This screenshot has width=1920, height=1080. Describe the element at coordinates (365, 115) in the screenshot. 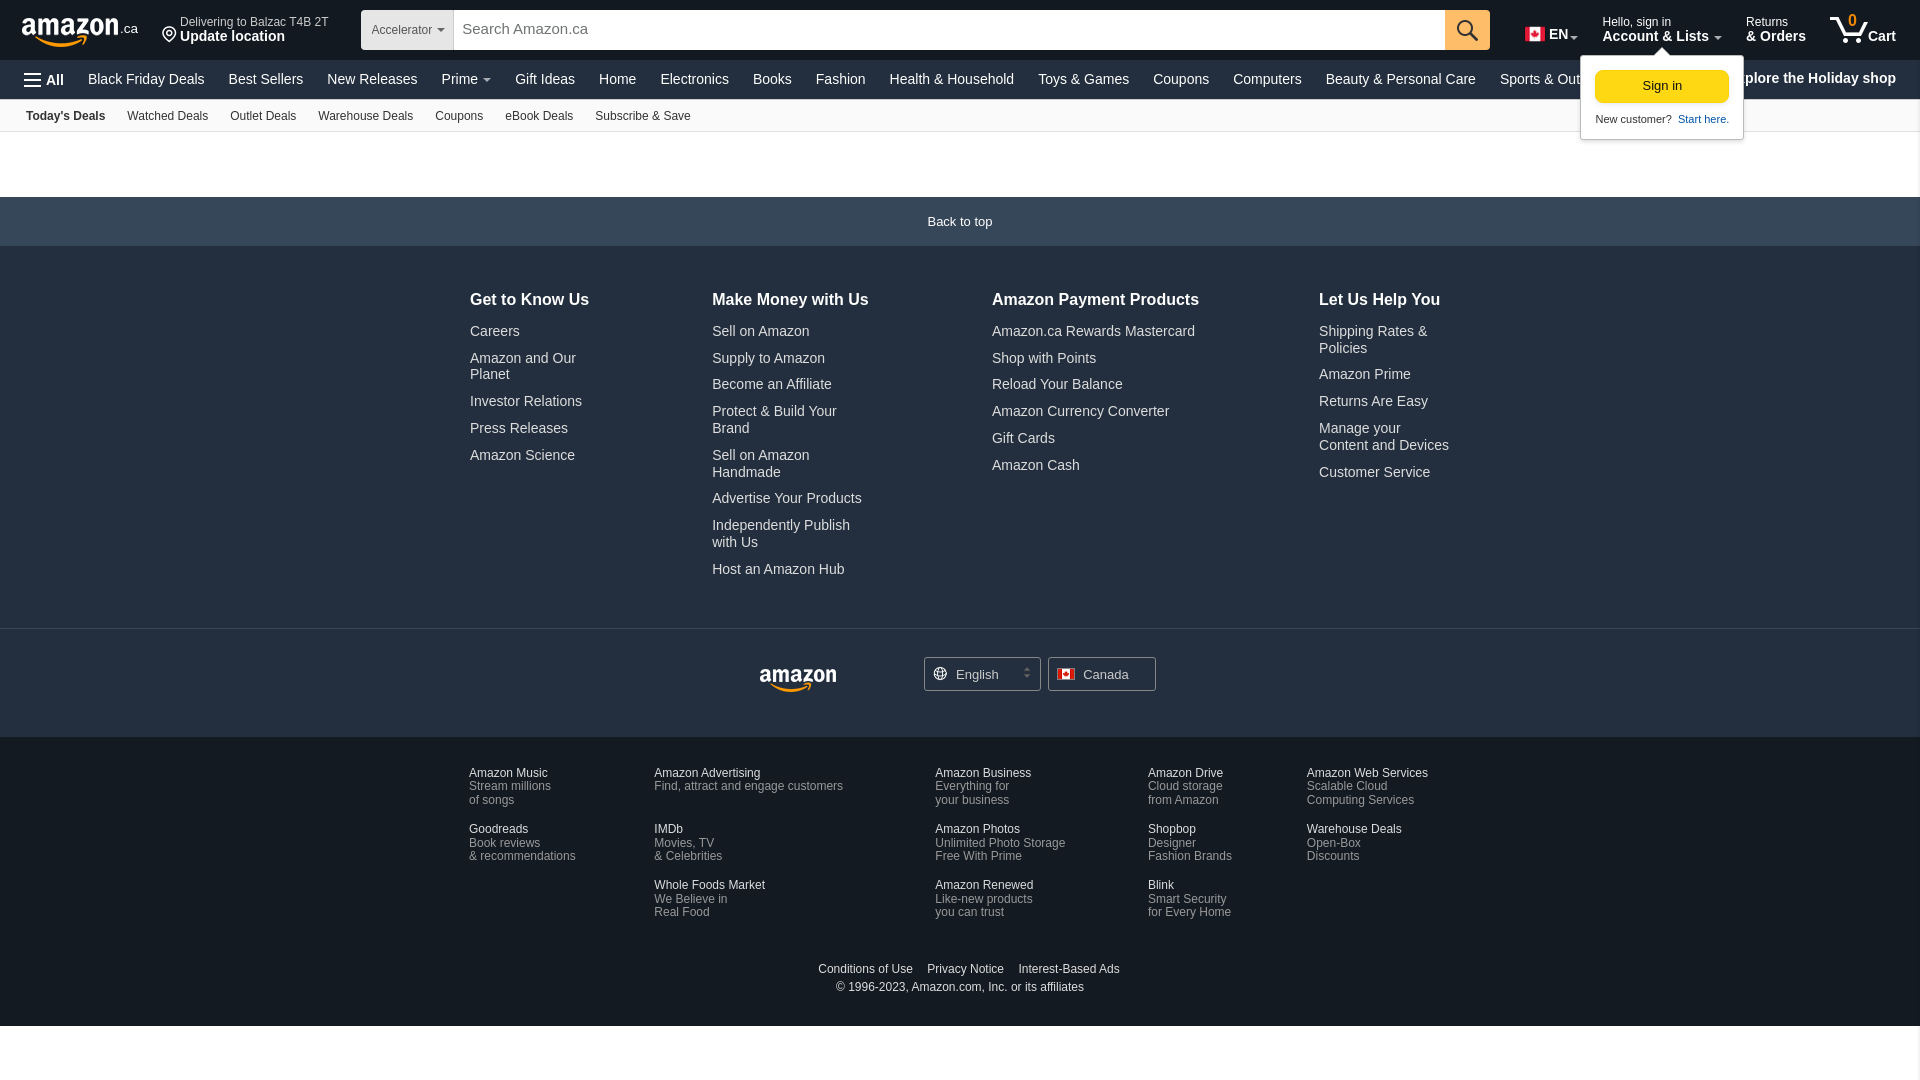

I see `'Warehouse Deals'` at that location.